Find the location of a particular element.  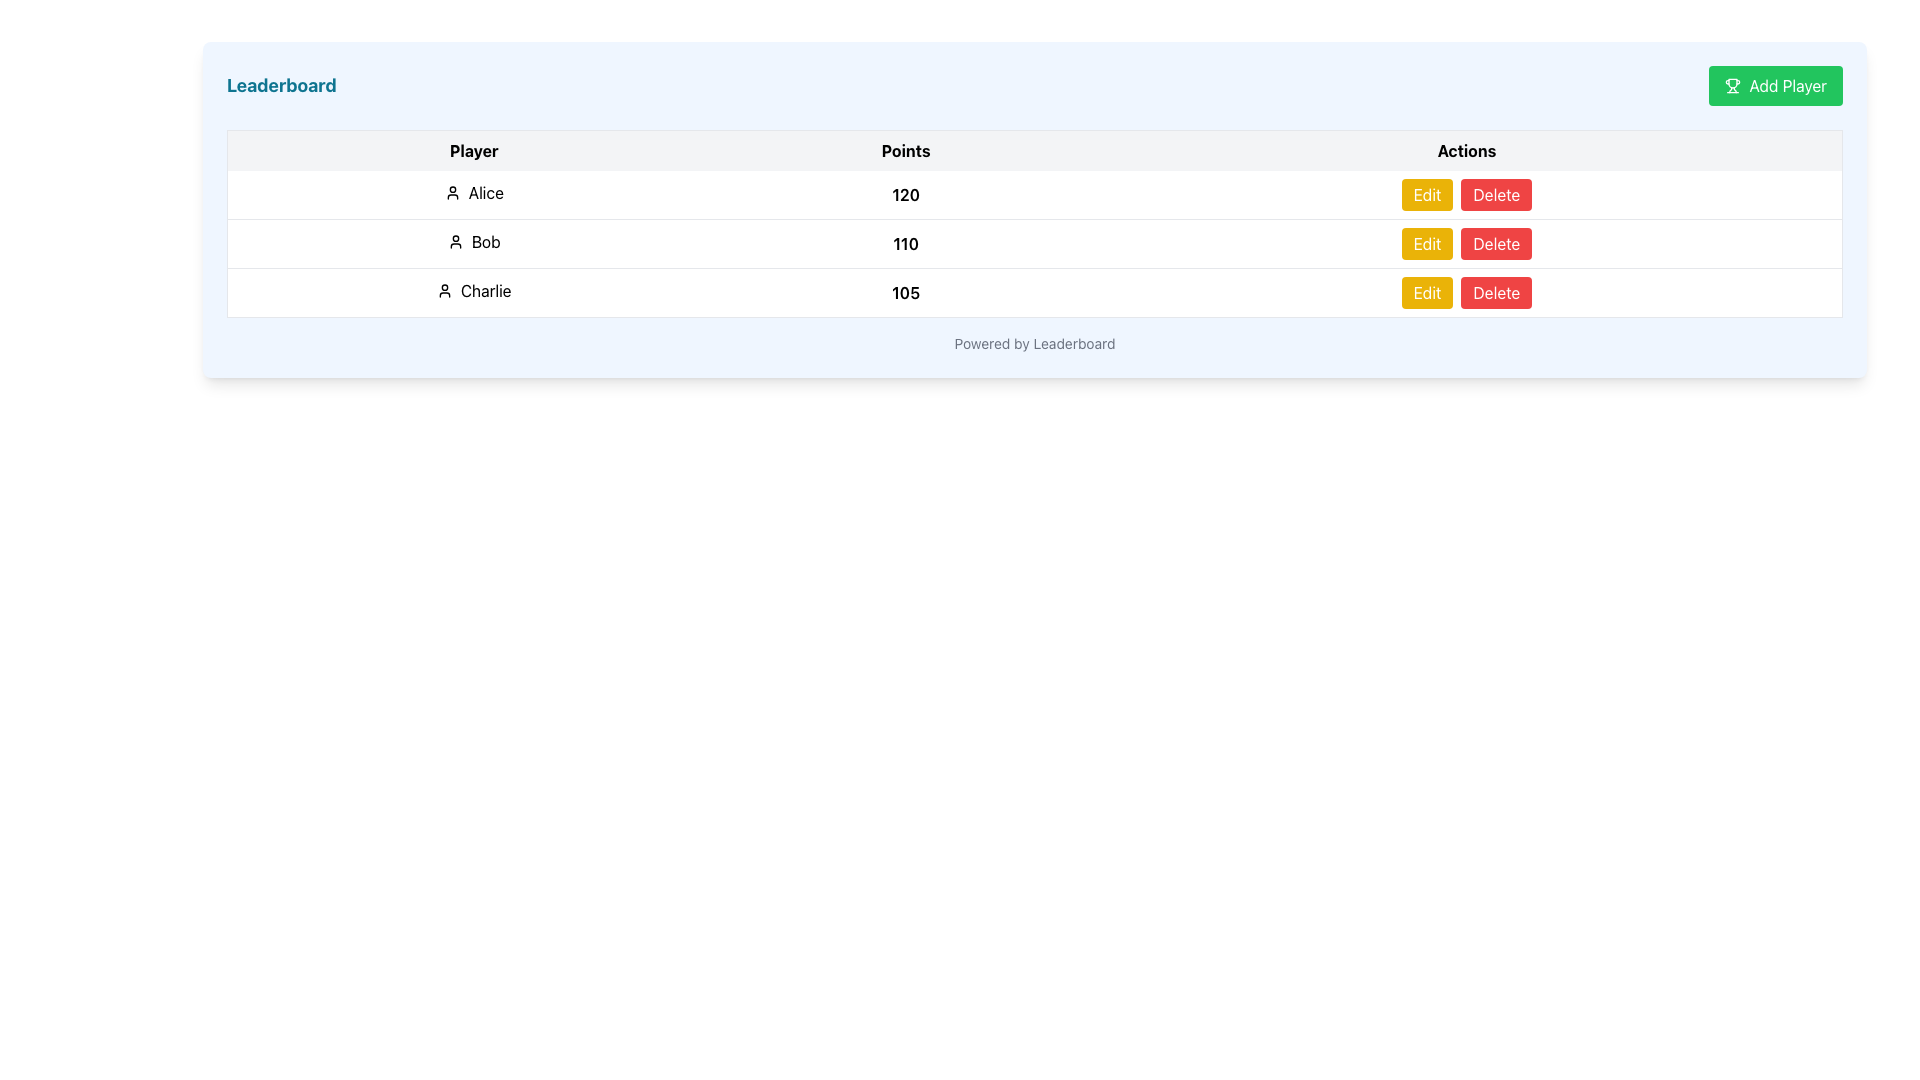

the 'Edit' button with a yellow background and white text to change its shade is located at coordinates (1426, 242).